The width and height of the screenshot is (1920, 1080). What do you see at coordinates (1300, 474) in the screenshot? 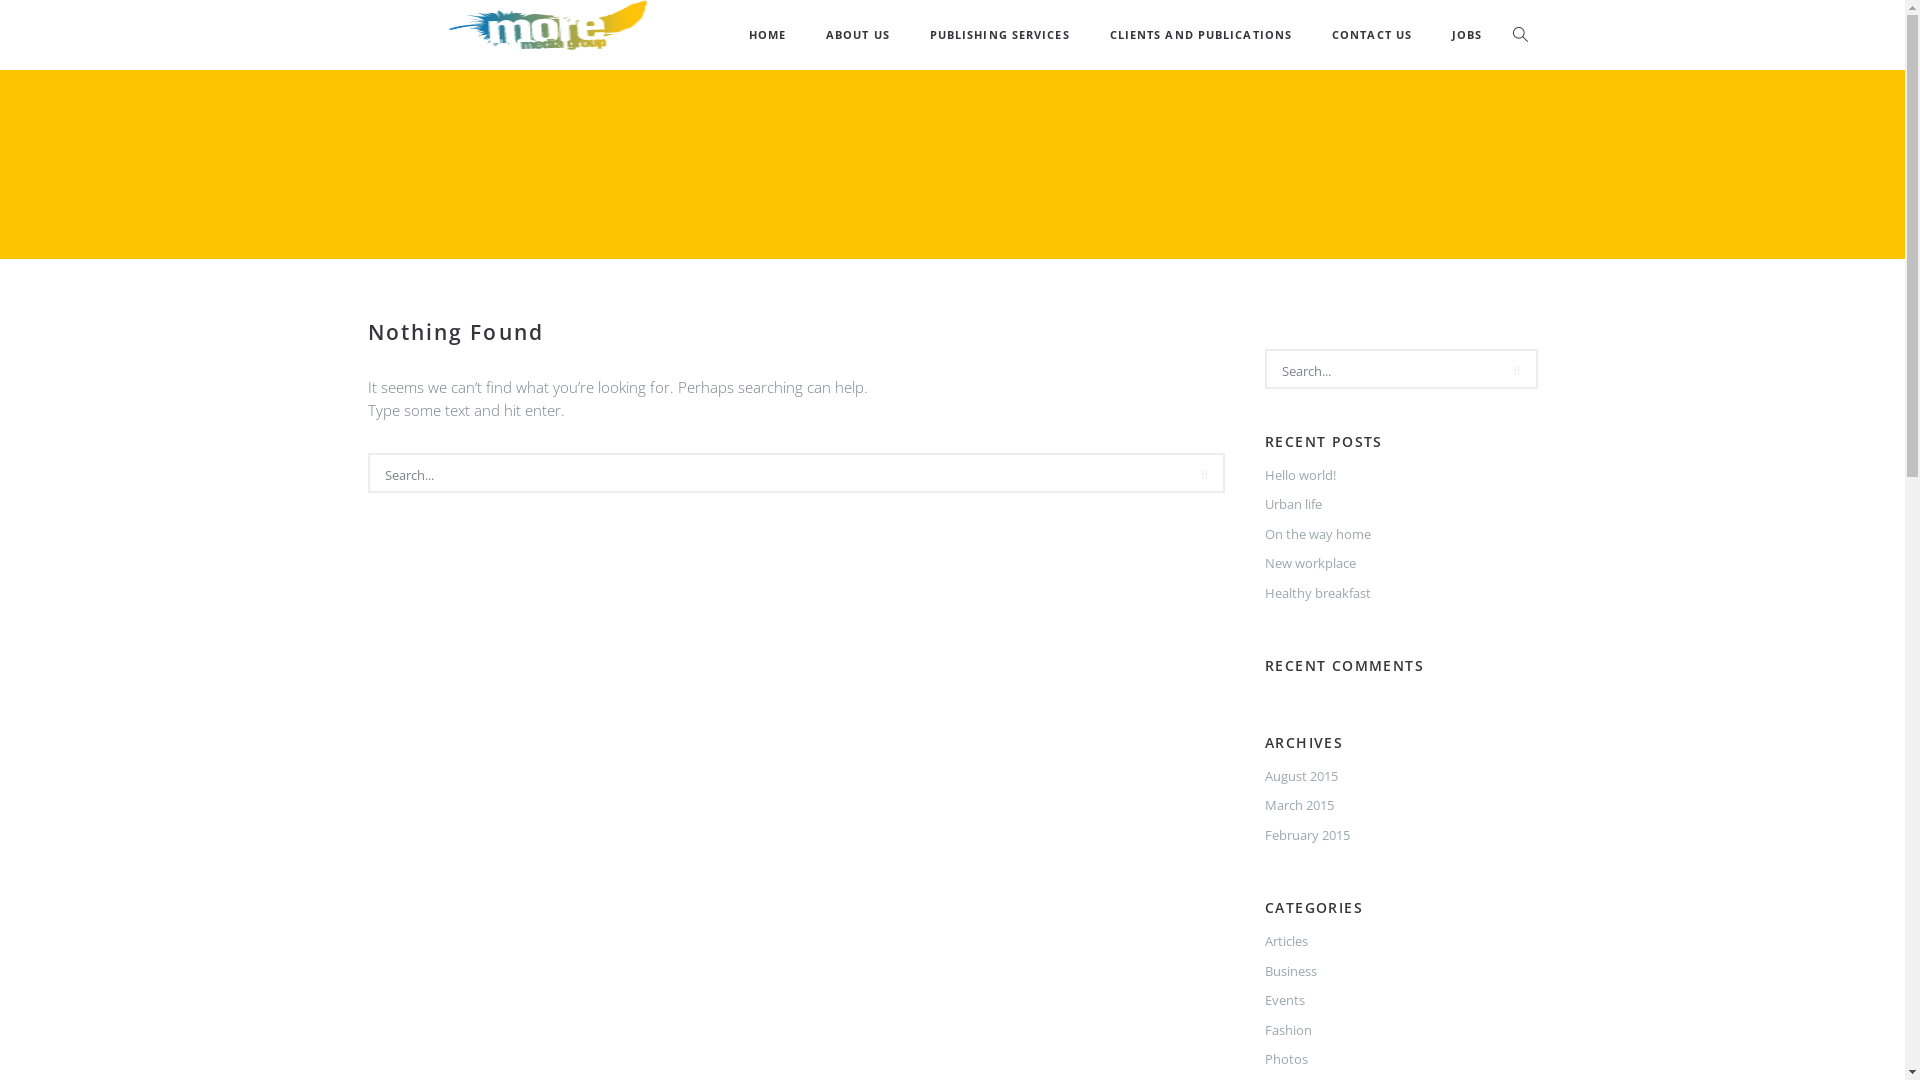
I see `'Hello world!'` at bounding box center [1300, 474].